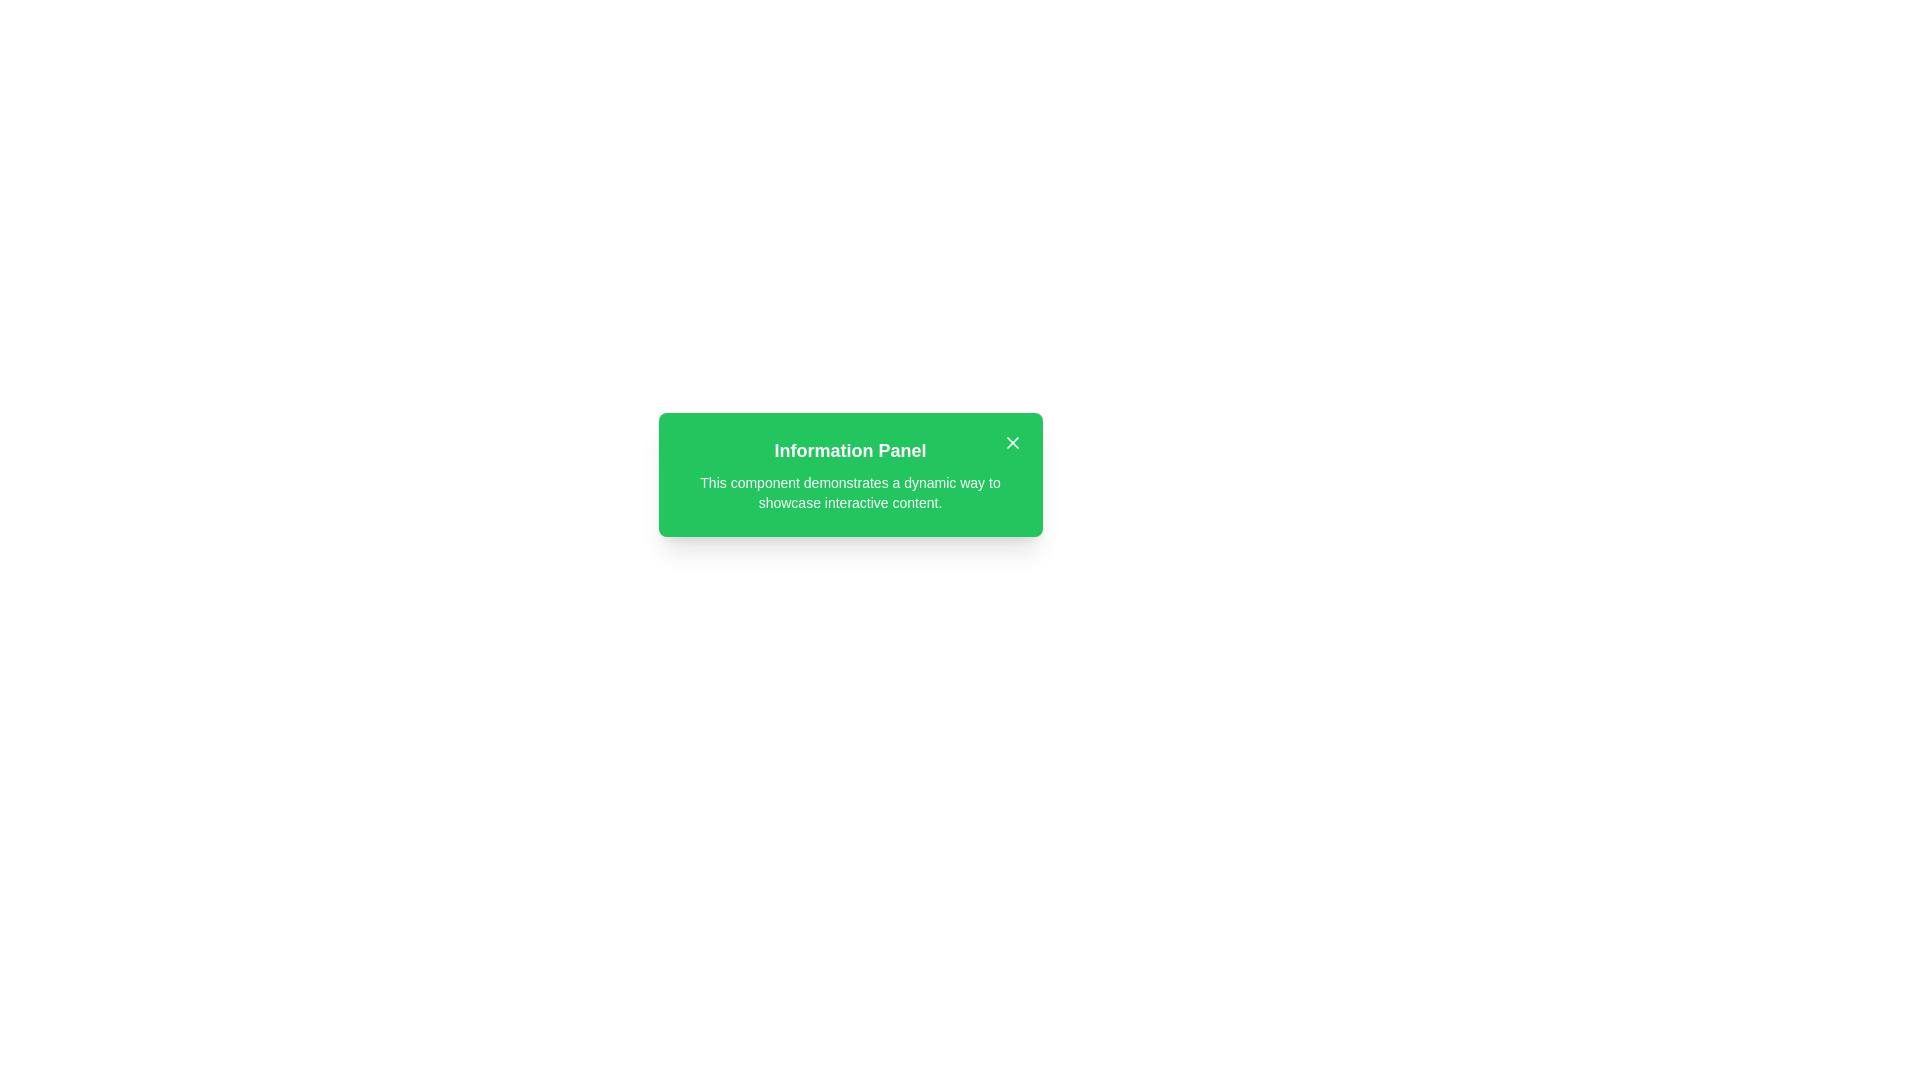 The width and height of the screenshot is (1920, 1080). Describe the element at coordinates (1012, 442) in the screenshot. I see `the 'X' icon close button with a green background and white outline located at the top-right corner of the green information panel` at that location.